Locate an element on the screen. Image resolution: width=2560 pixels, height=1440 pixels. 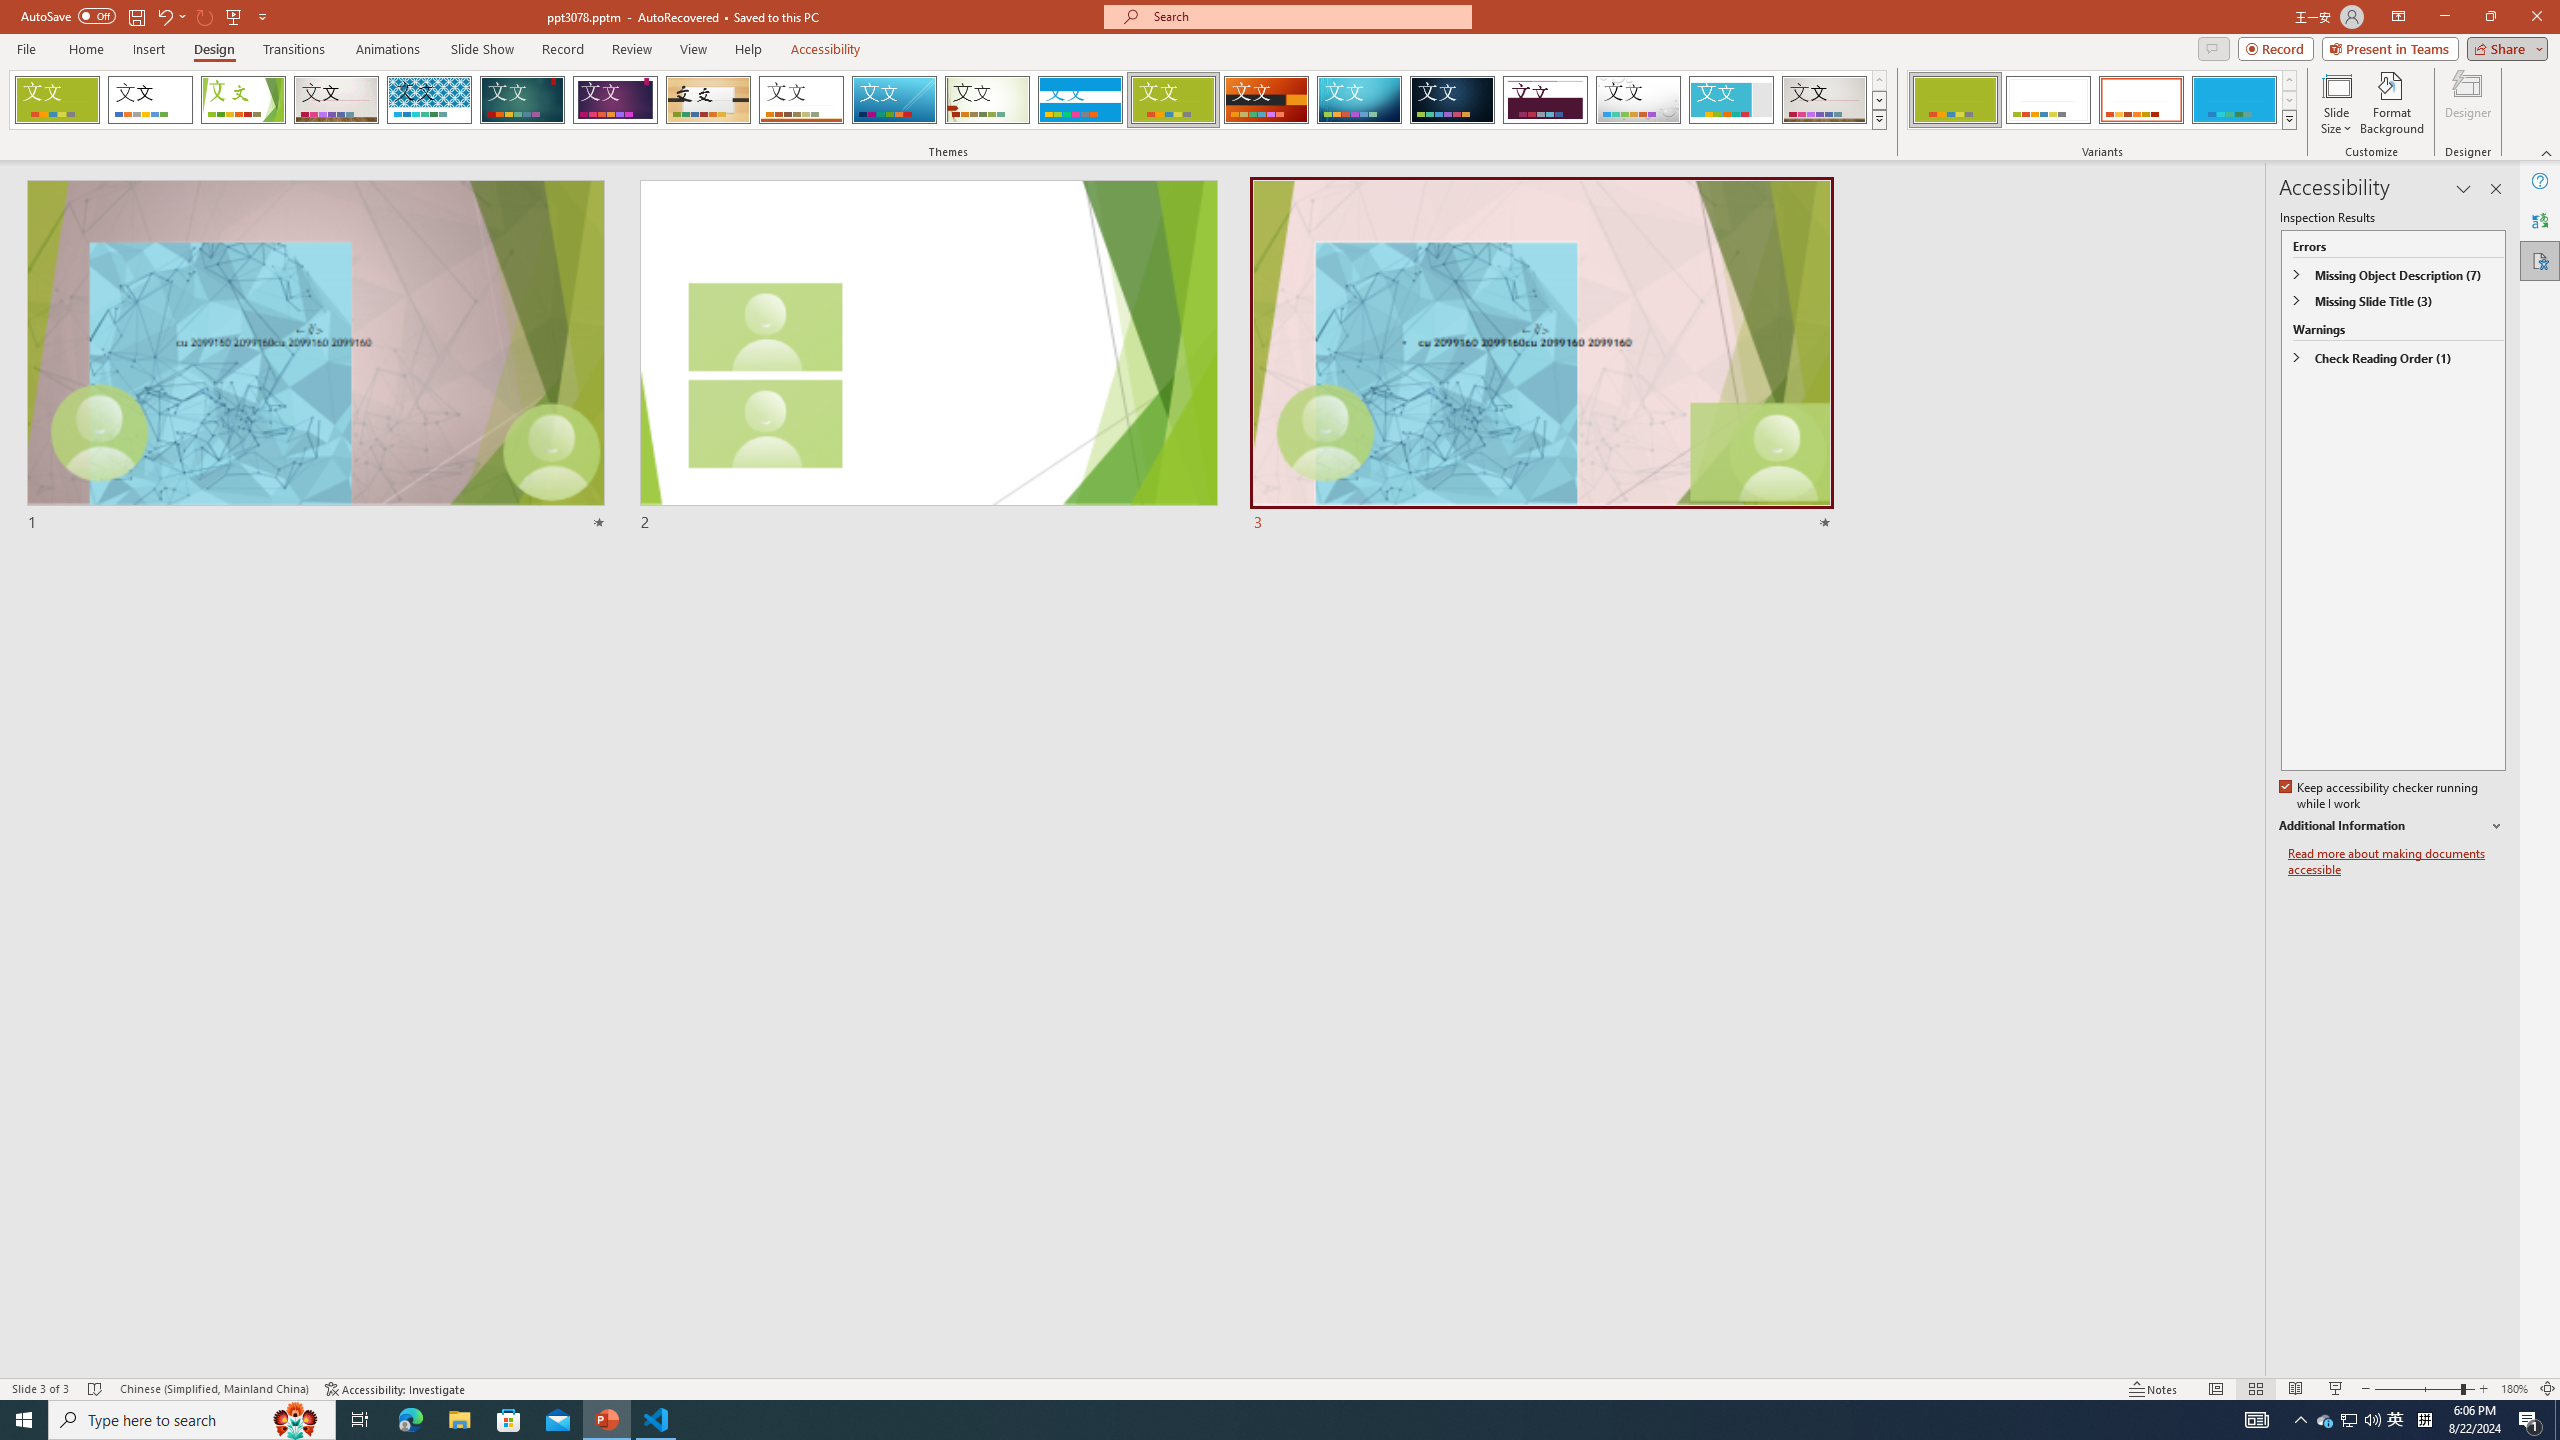
'Facet' is located at coordinates (242, 99).